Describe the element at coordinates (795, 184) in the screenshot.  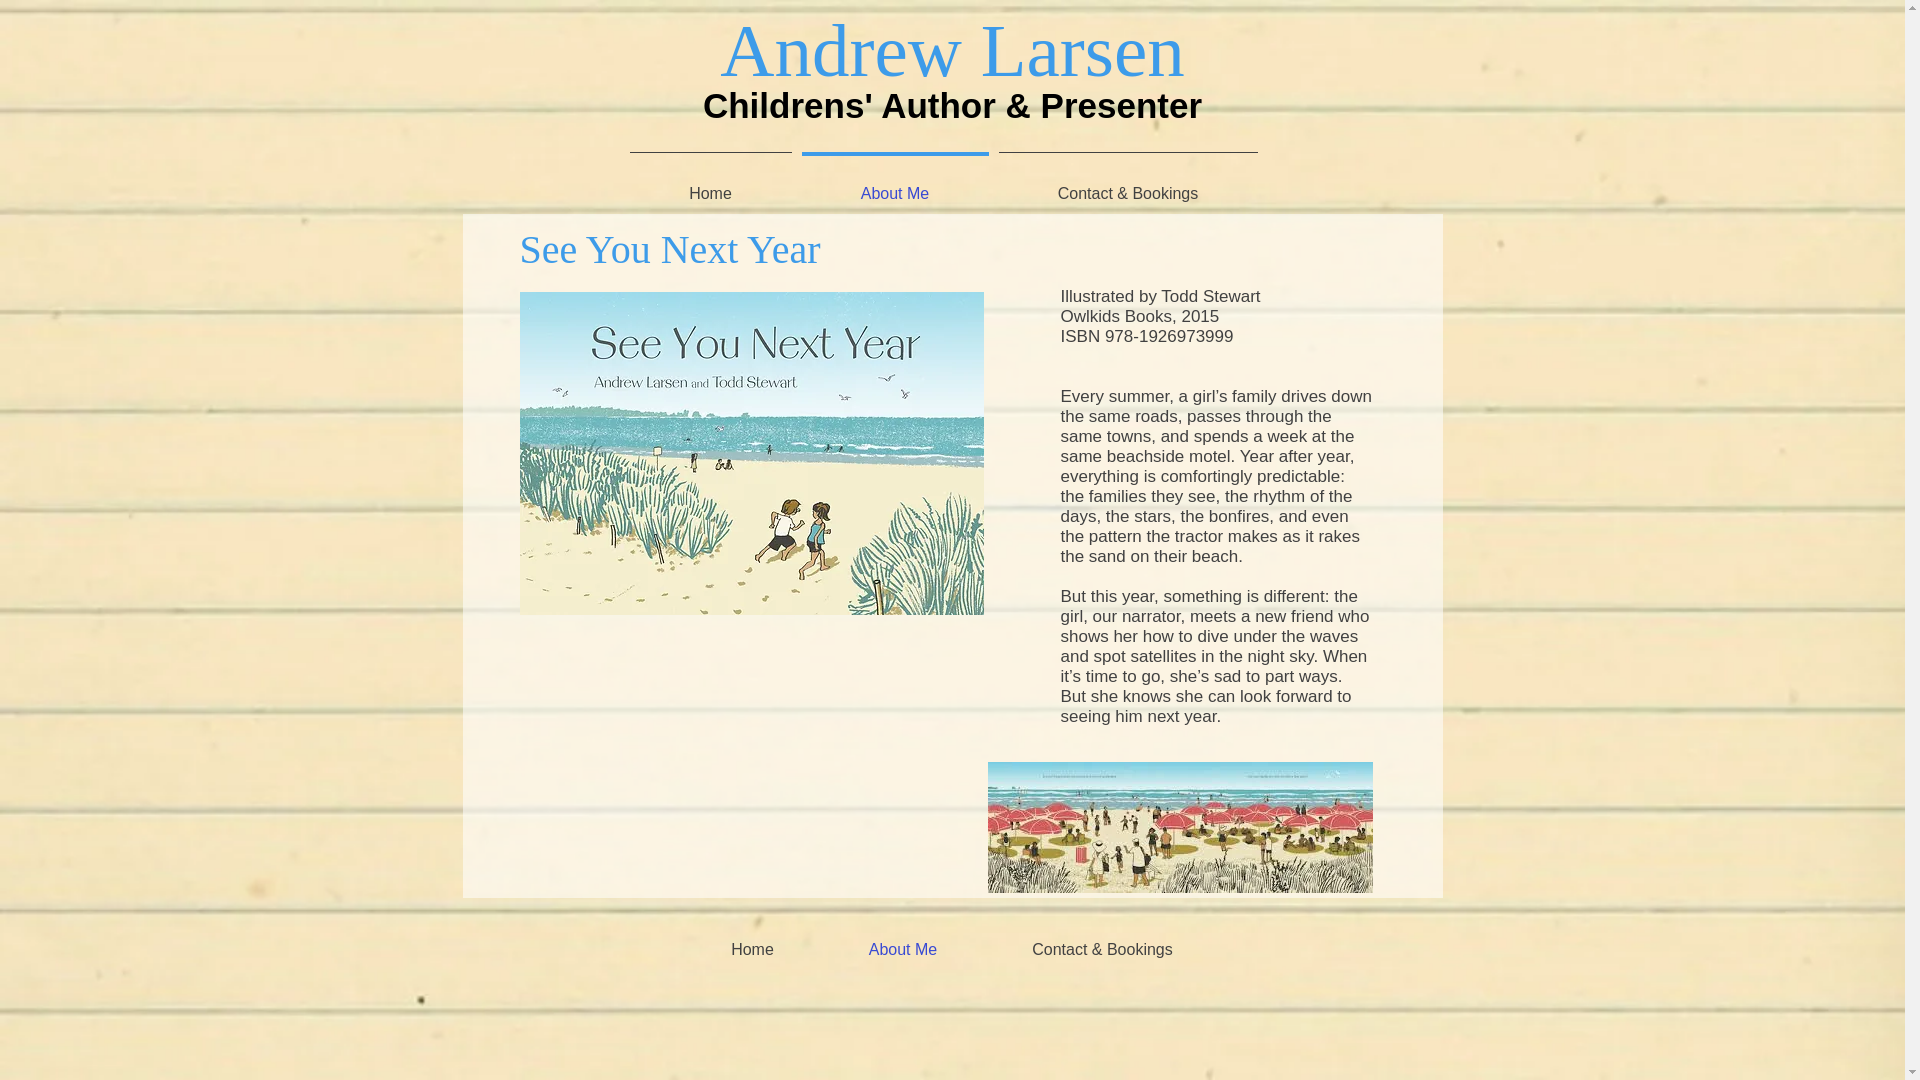
I see `'About Me'` at that location.